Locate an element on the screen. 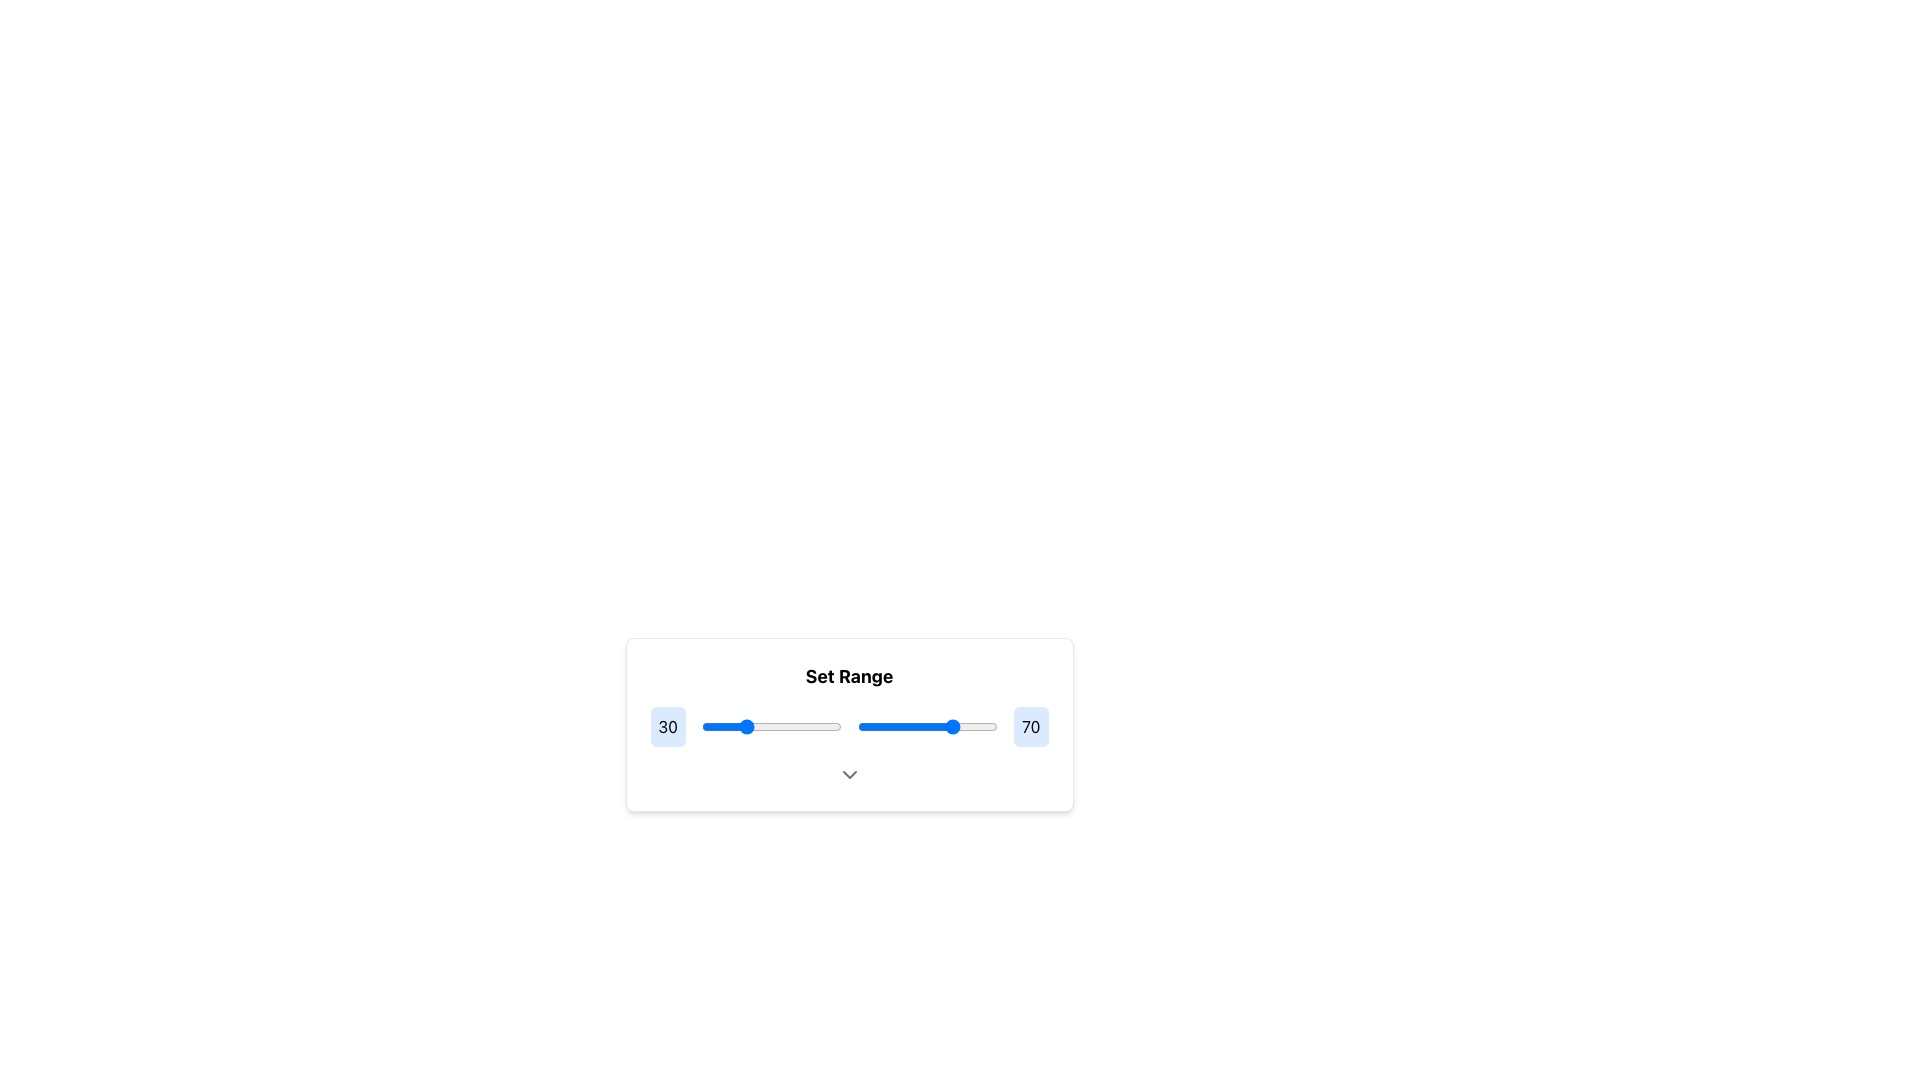 The image size is (1920, 1080). the start value of the range slider is located at coordinates (800, 726).